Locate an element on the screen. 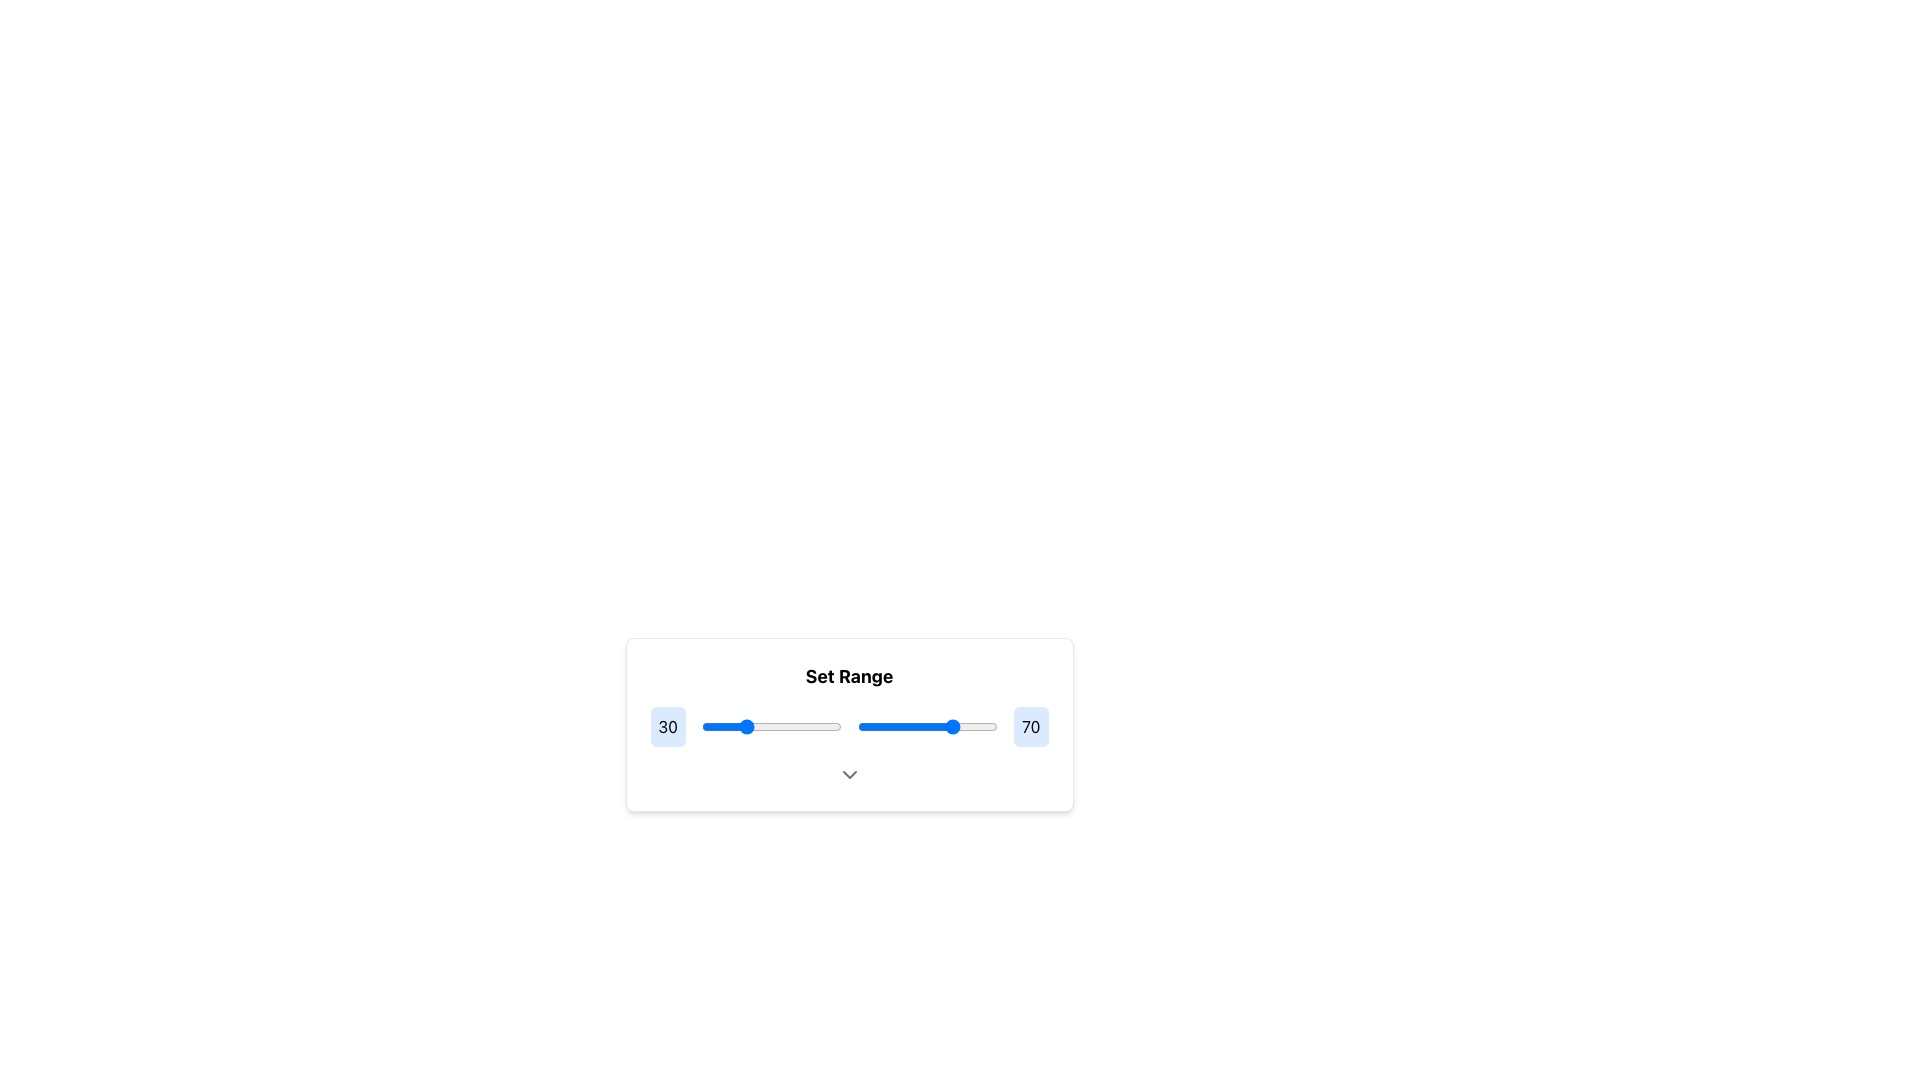 The image size is (1920, 1080). the start value of the range slider is located at coordinates (800, 726).